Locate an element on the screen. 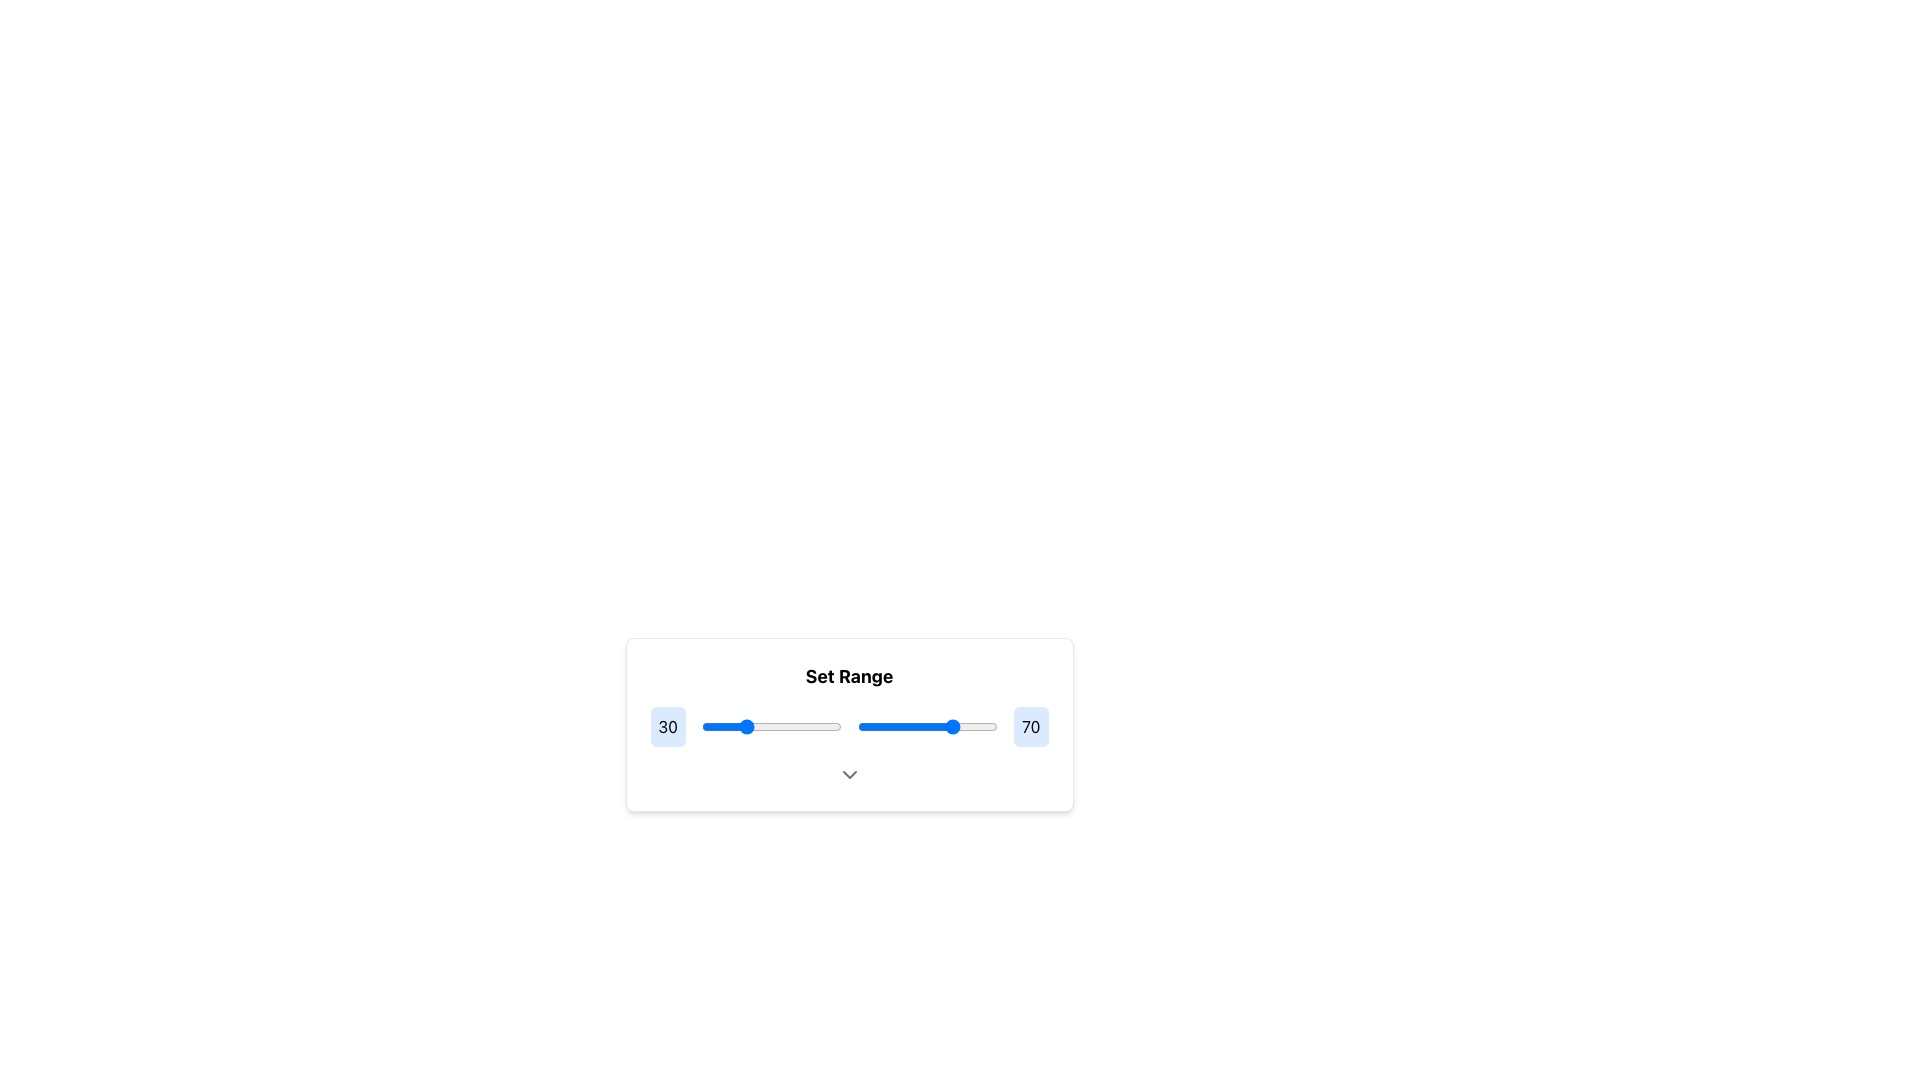 The image size is (1920, 1080). the start value of the range slider is located at coordinates (800, 726).